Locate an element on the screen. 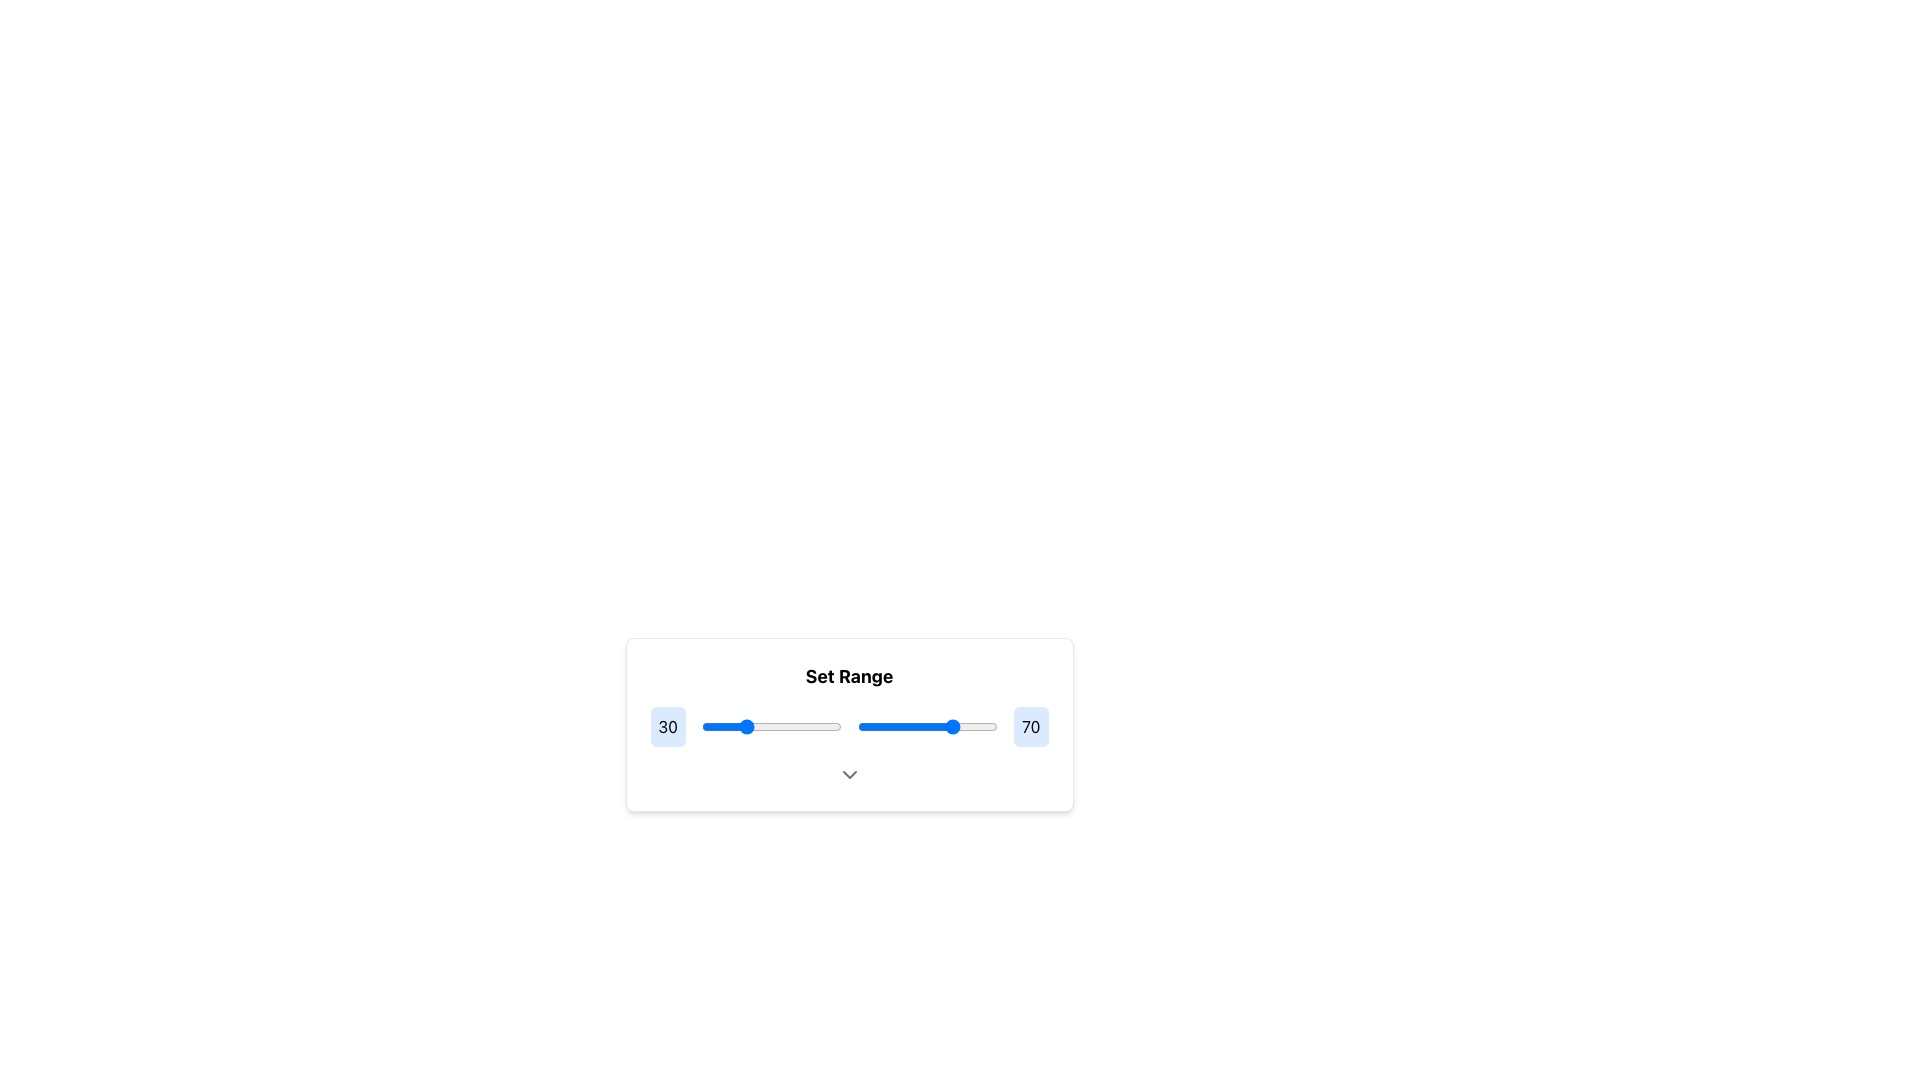 The image size is (1920, 1080). the start value of the range slider is located at coordinates (800, 726).